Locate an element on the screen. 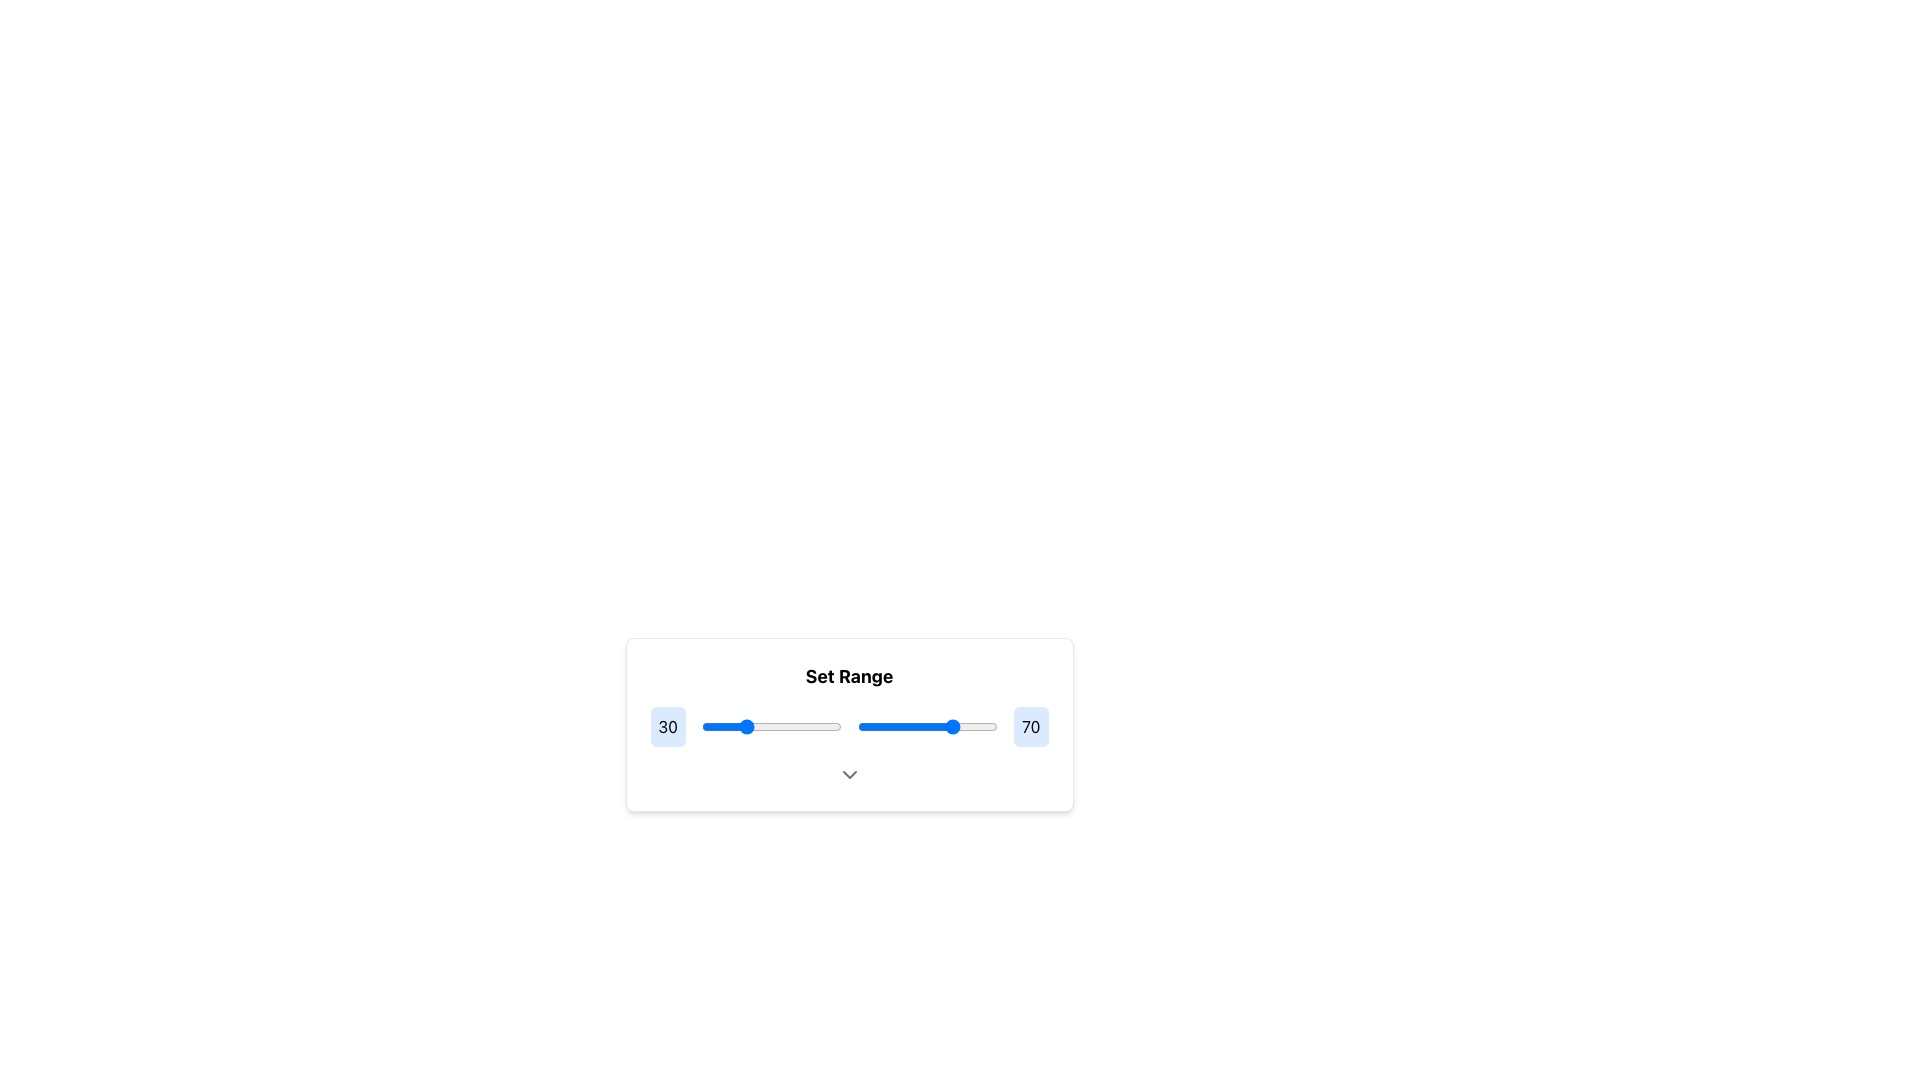 The image size is (1920, 1080). the start value of the range slider is located at coordinates (800, 726).